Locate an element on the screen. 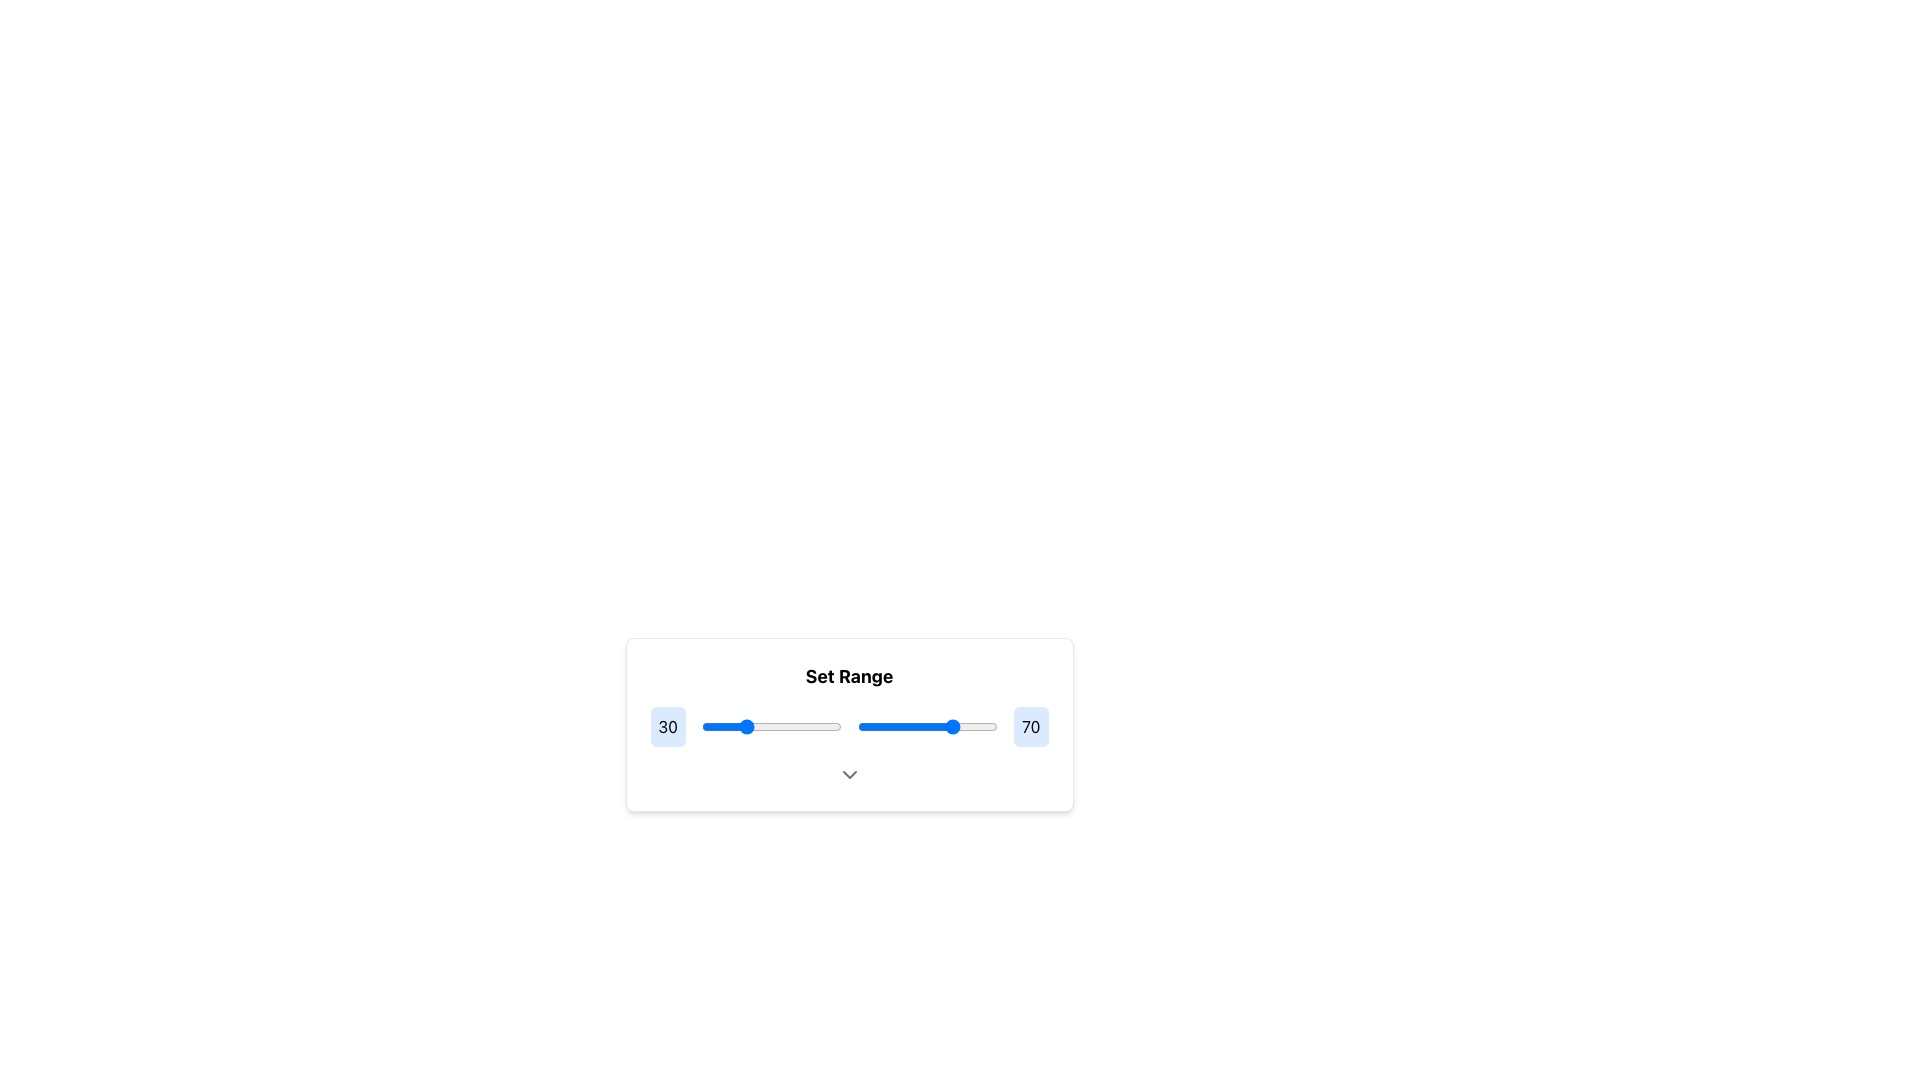 The image size is (1920, 1080). the start value of the range slider is located at coordinates (800, 726).